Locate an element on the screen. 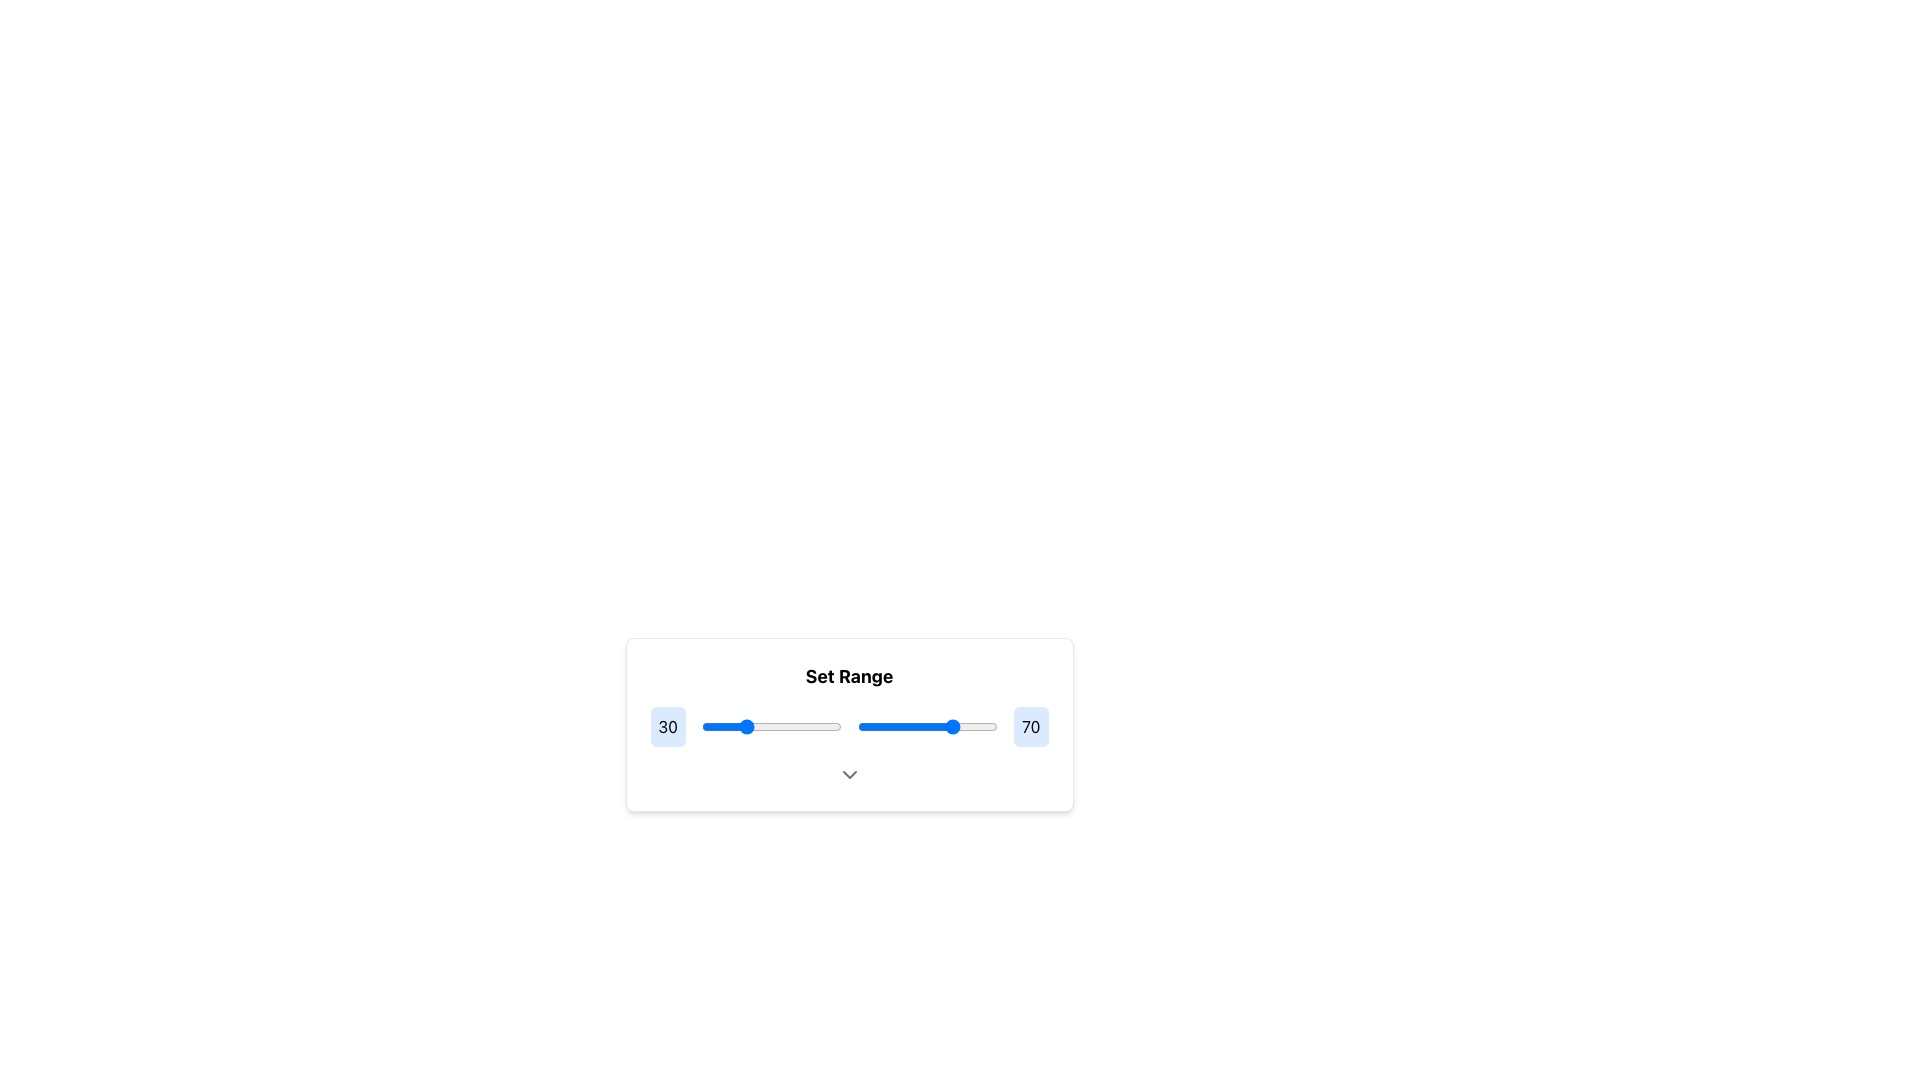 The image size is (1920, 1080). the start value of the range slider is located at coordinates (800, 726).